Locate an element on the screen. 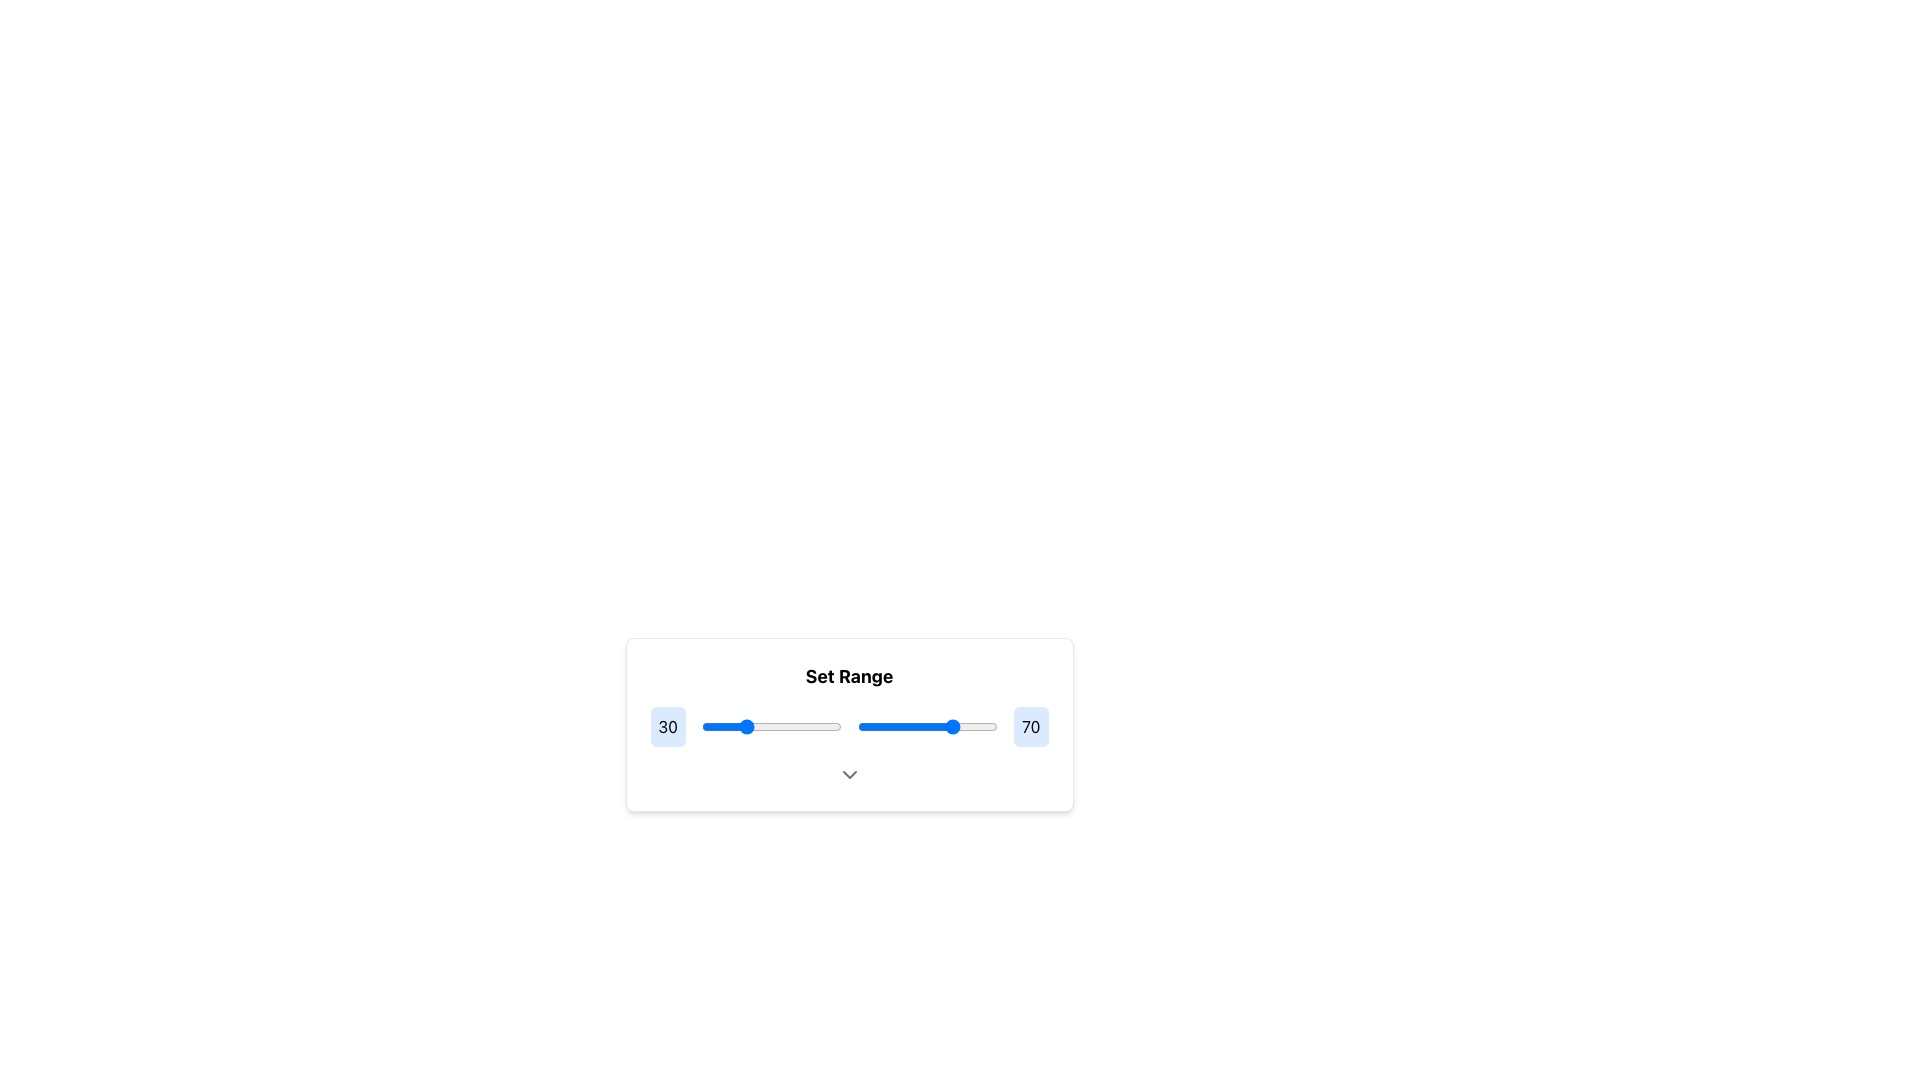 The image size is (1920, 1080). the start value of the range slider is located at coordinates (800, 726).